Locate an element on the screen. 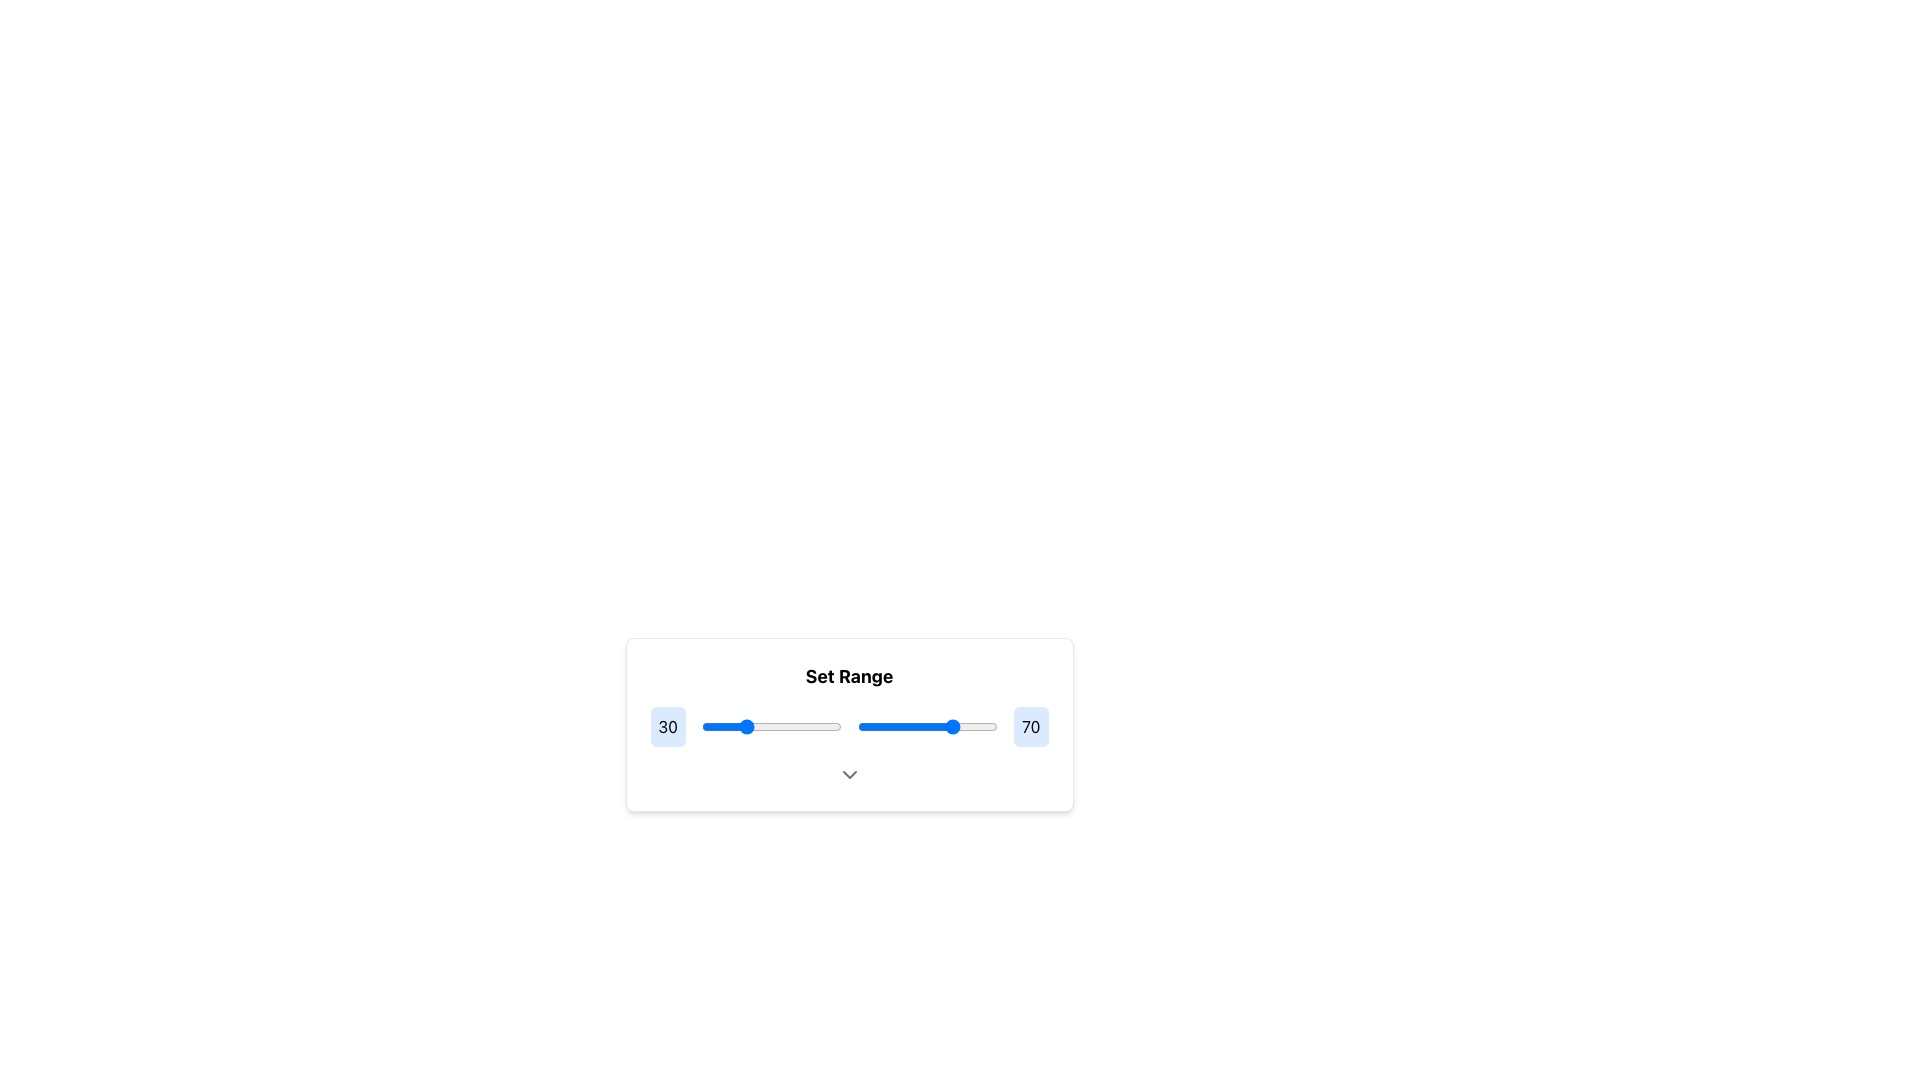 The image size is (1920, 1080). the start value of the range slider is located at coordinates (800, 726).